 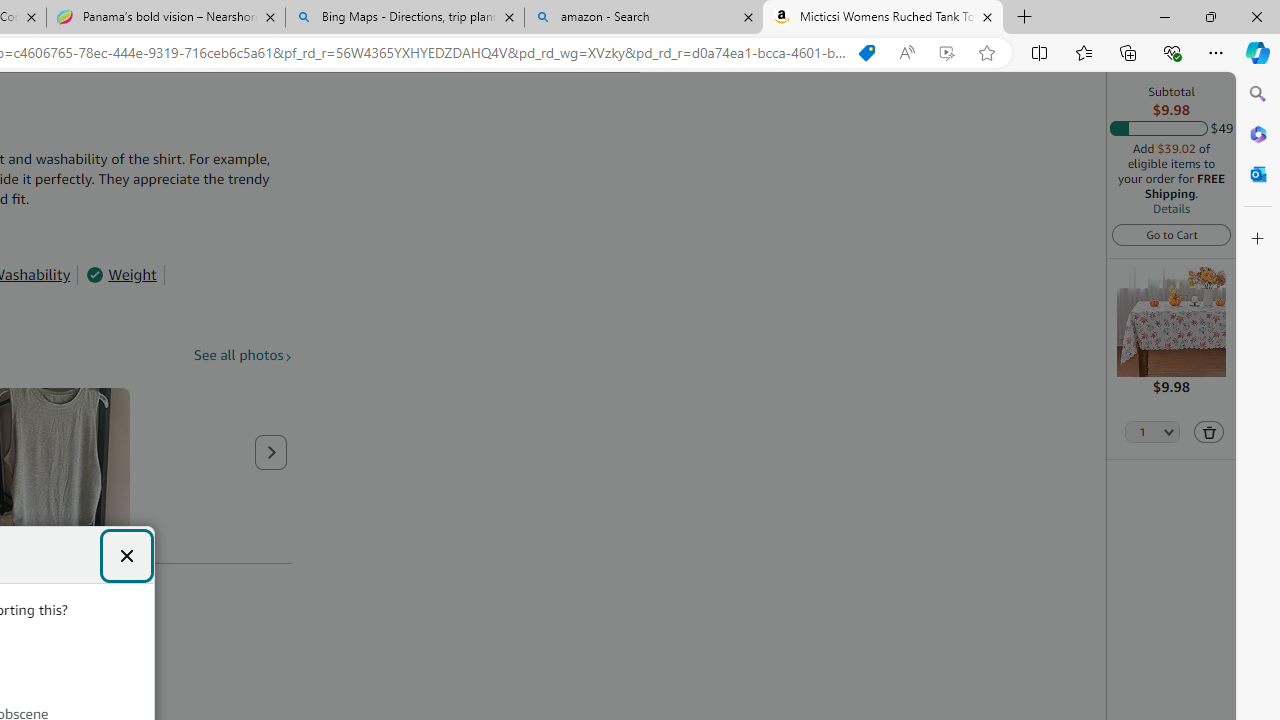 I want to click on 'Enhance video', so click(x=945, y=52).